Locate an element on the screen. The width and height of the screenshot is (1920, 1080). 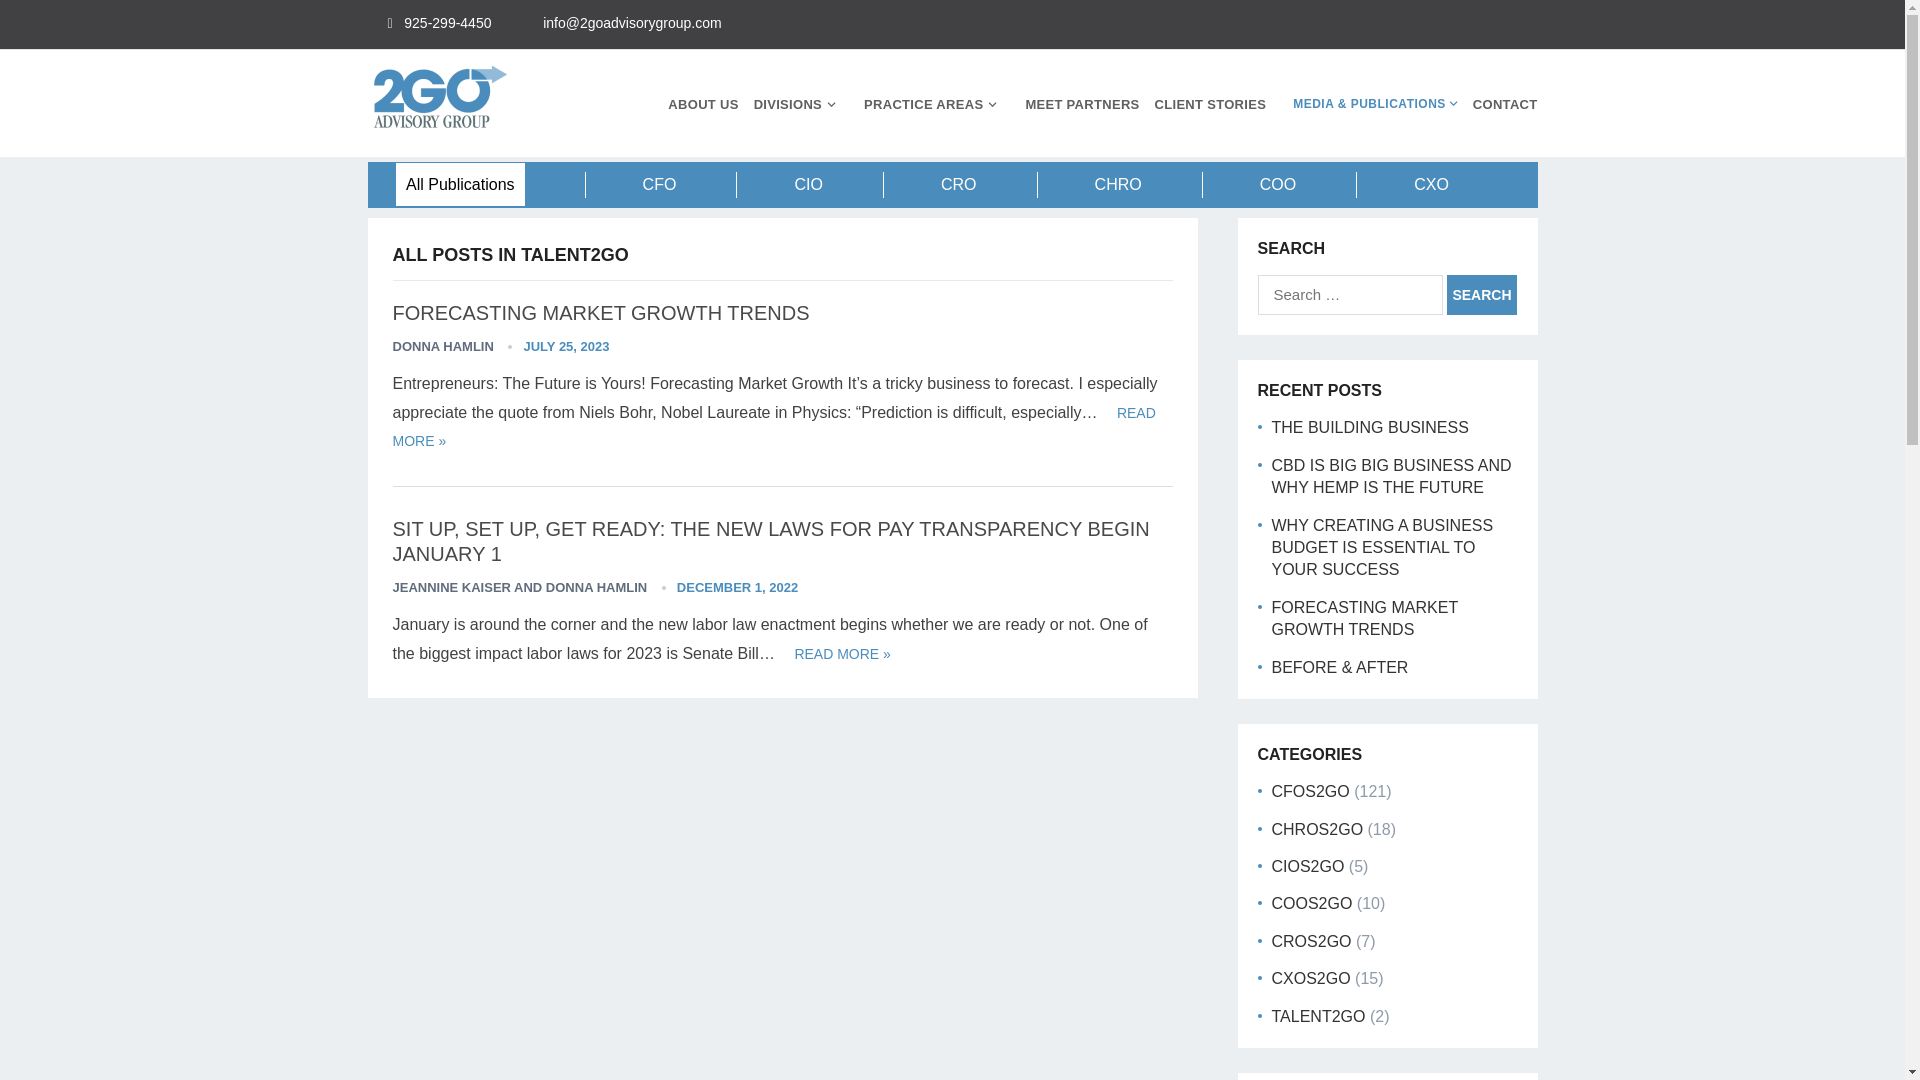
'COO' is located at coordinates (1276, 184).